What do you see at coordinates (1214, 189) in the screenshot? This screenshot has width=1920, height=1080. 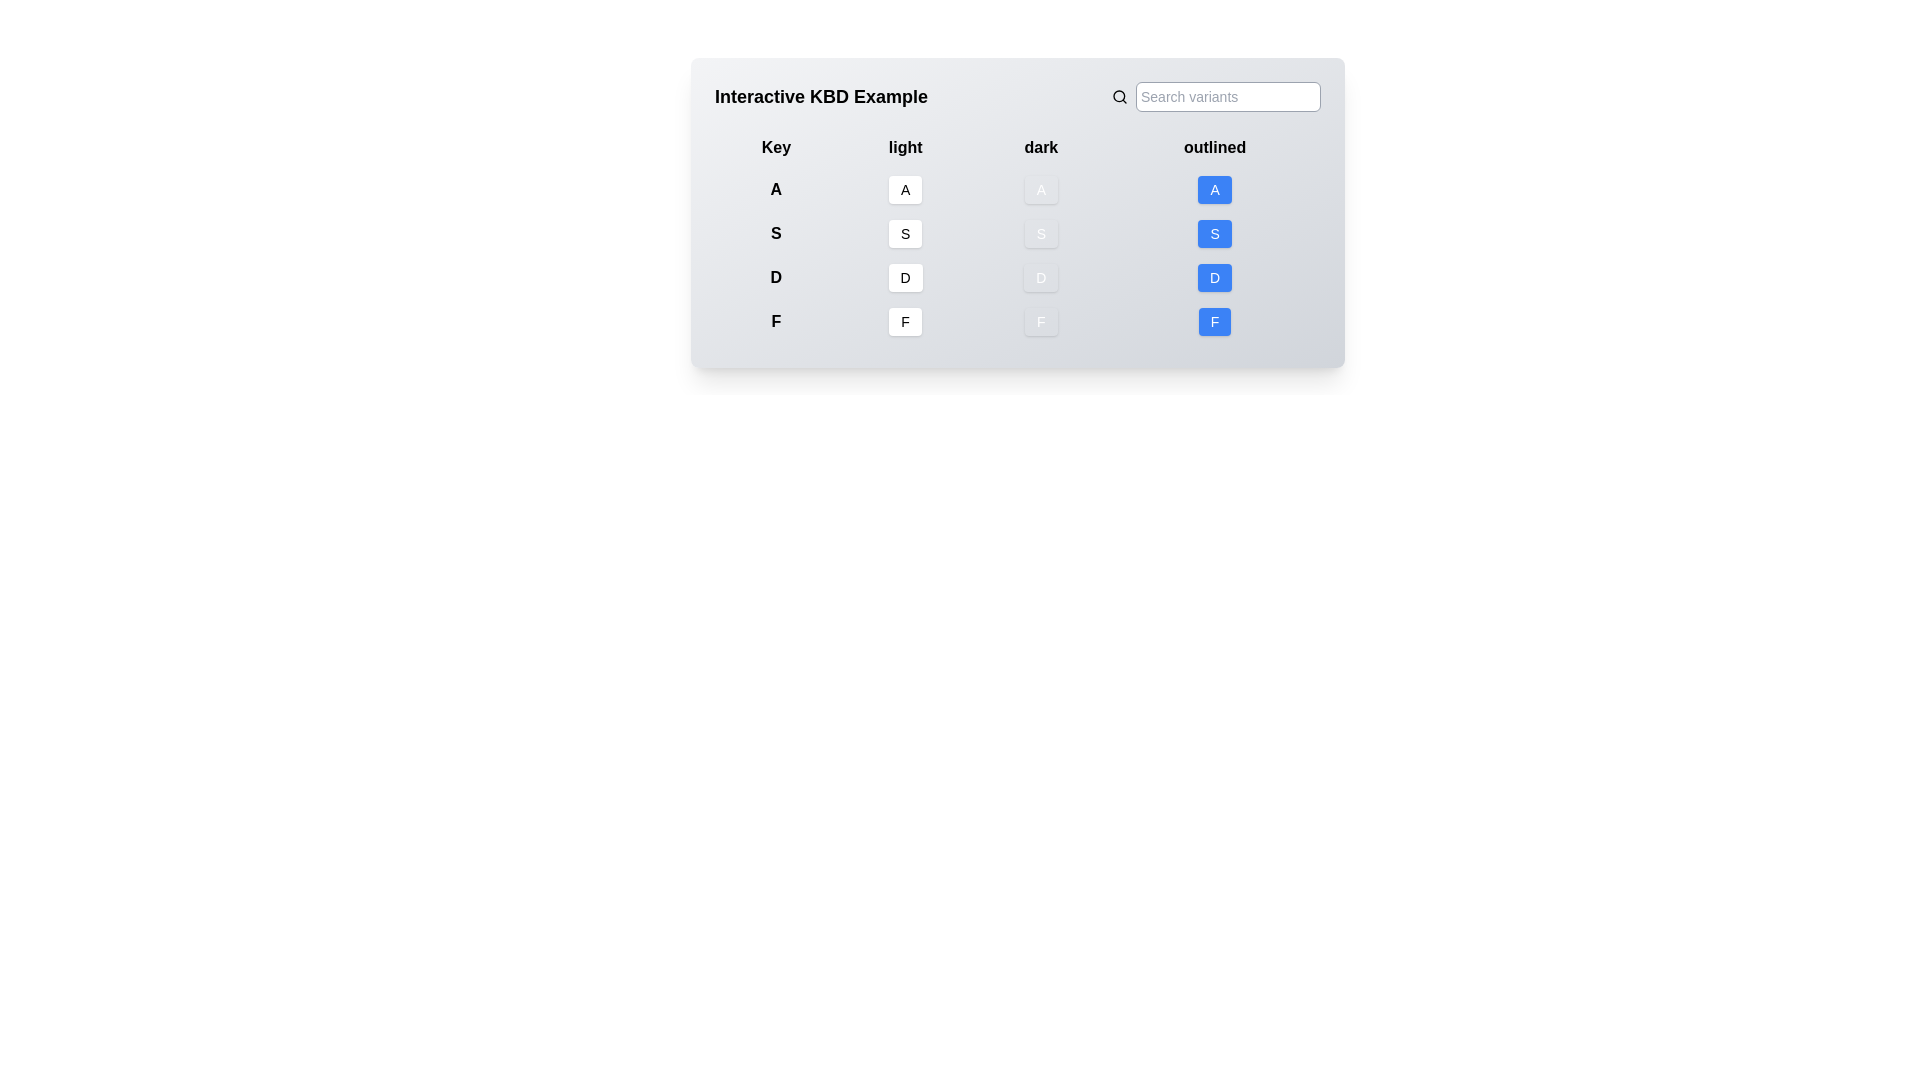 I see `the blue button labeled 'A' which is the first button in the vertically stacked group of outlined buttons located in the top-right section of the layout` at bounding box center [1214, 189].